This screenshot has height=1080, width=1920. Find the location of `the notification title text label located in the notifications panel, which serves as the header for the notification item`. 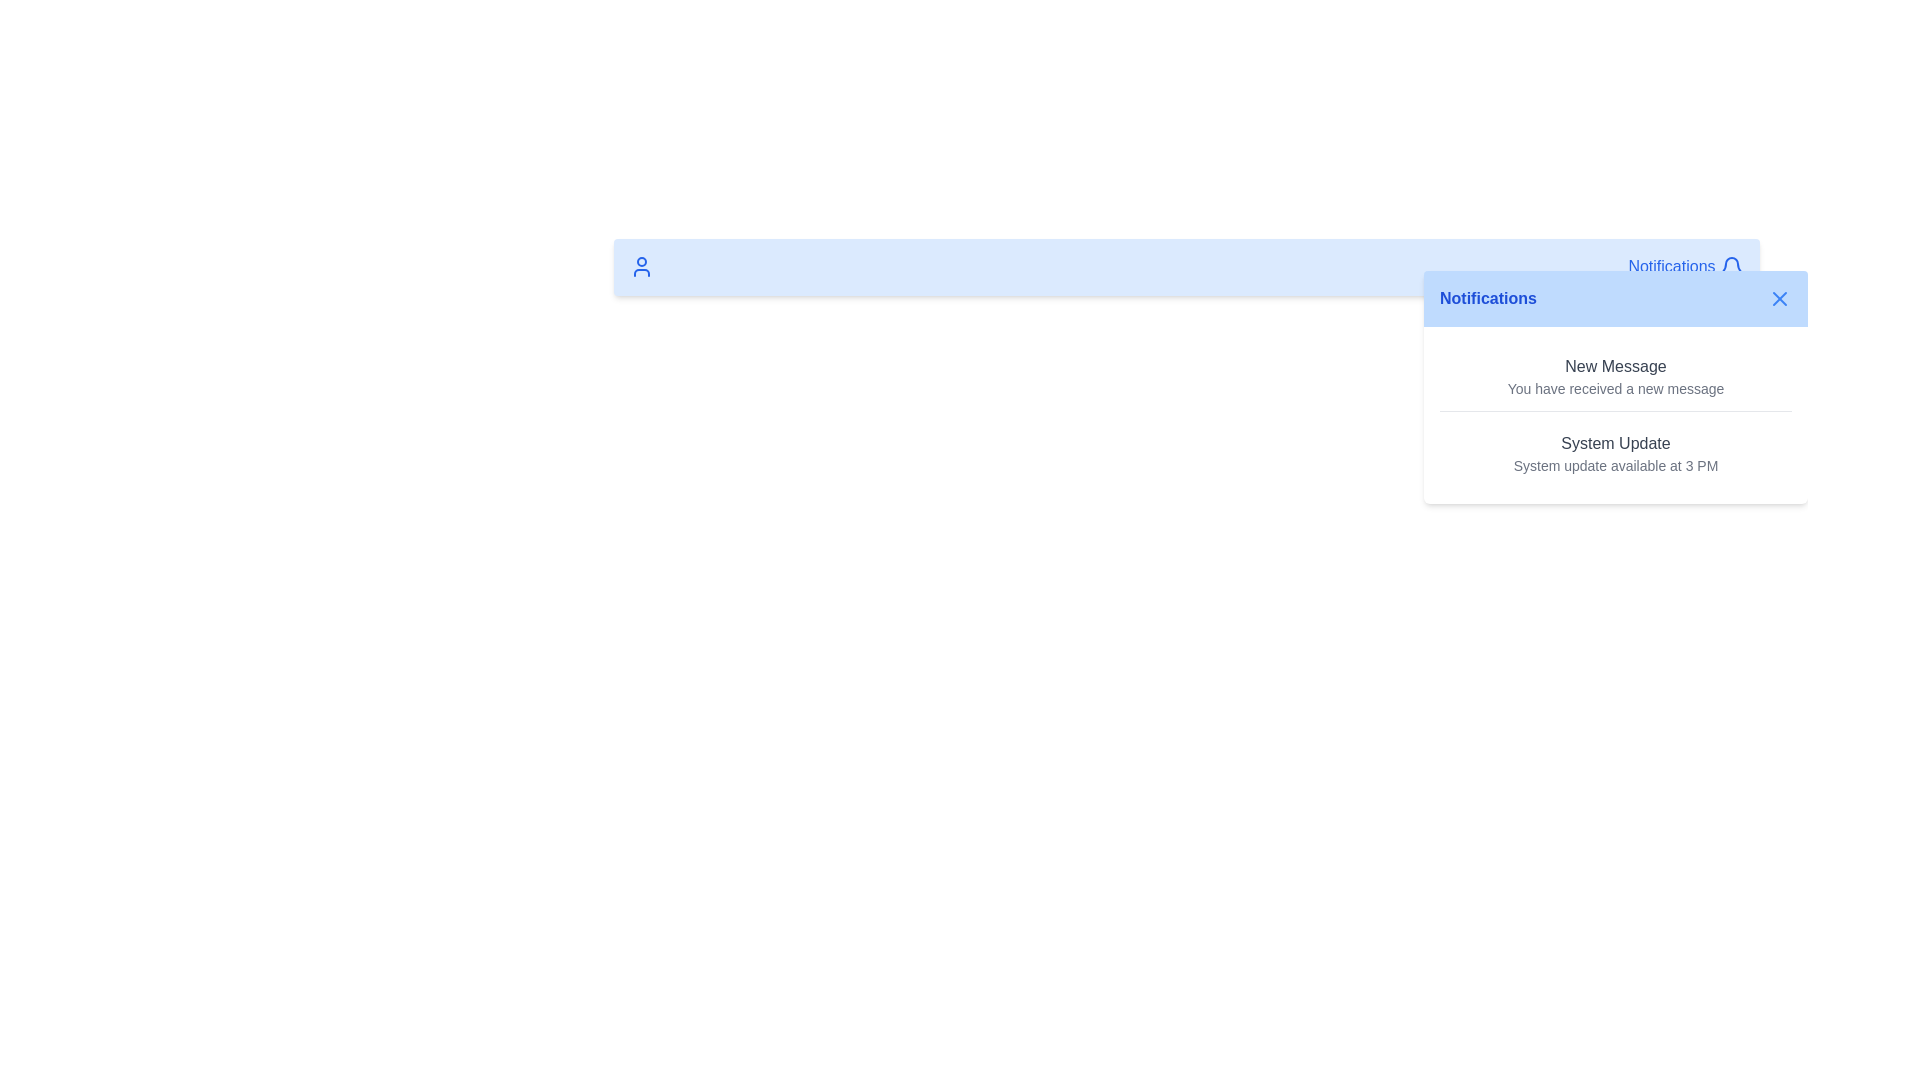

the notification title text label located in the notifications panel, which serves as the header for the notification item is located at coordinates (1616, 442).